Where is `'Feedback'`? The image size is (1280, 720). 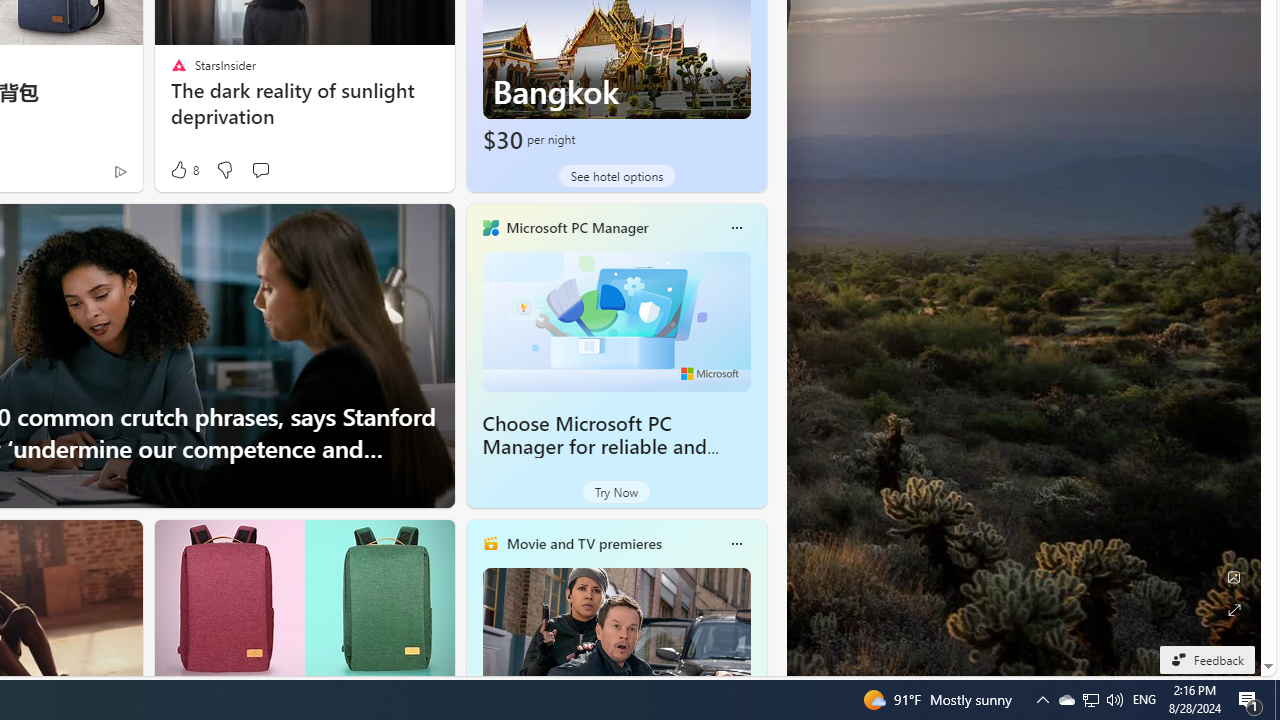
'Feedback' is located at coordinates (1205, 659).